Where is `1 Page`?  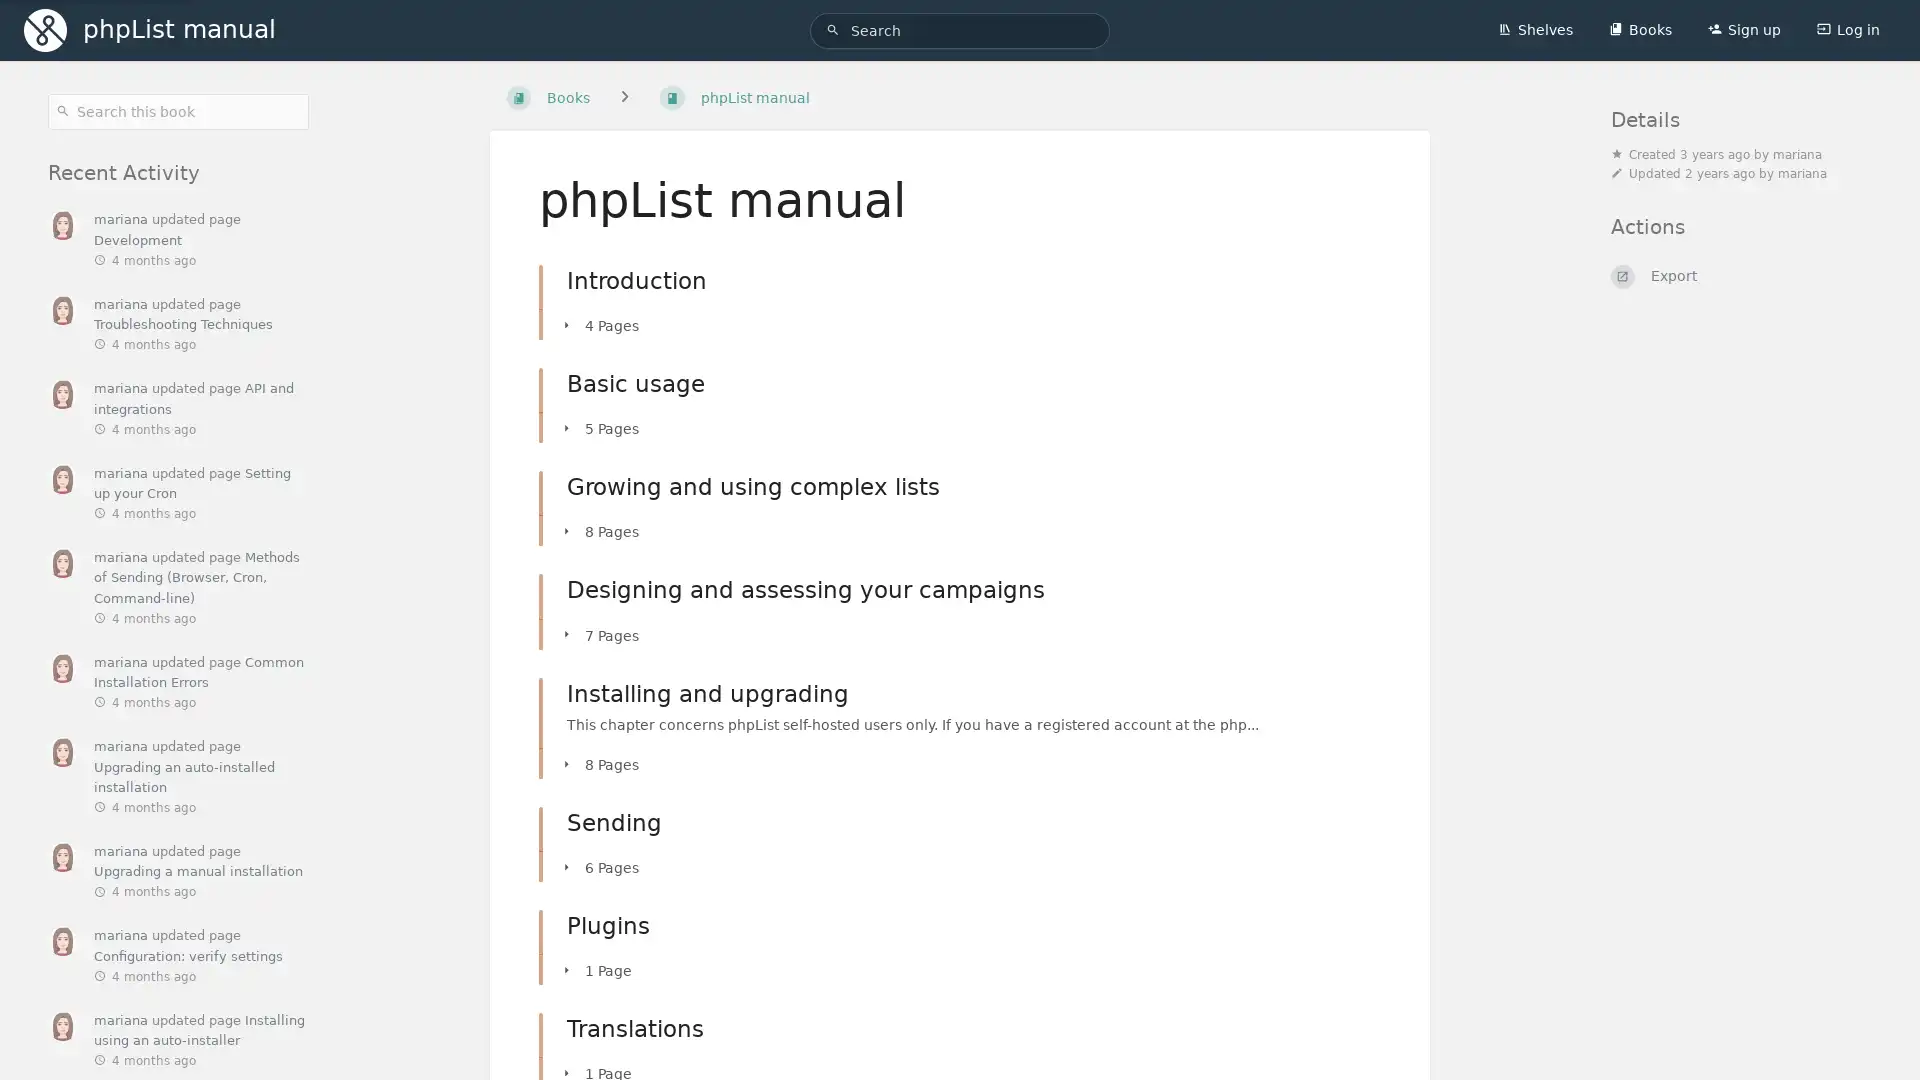 1 Page is located at coordinates (960, 968).